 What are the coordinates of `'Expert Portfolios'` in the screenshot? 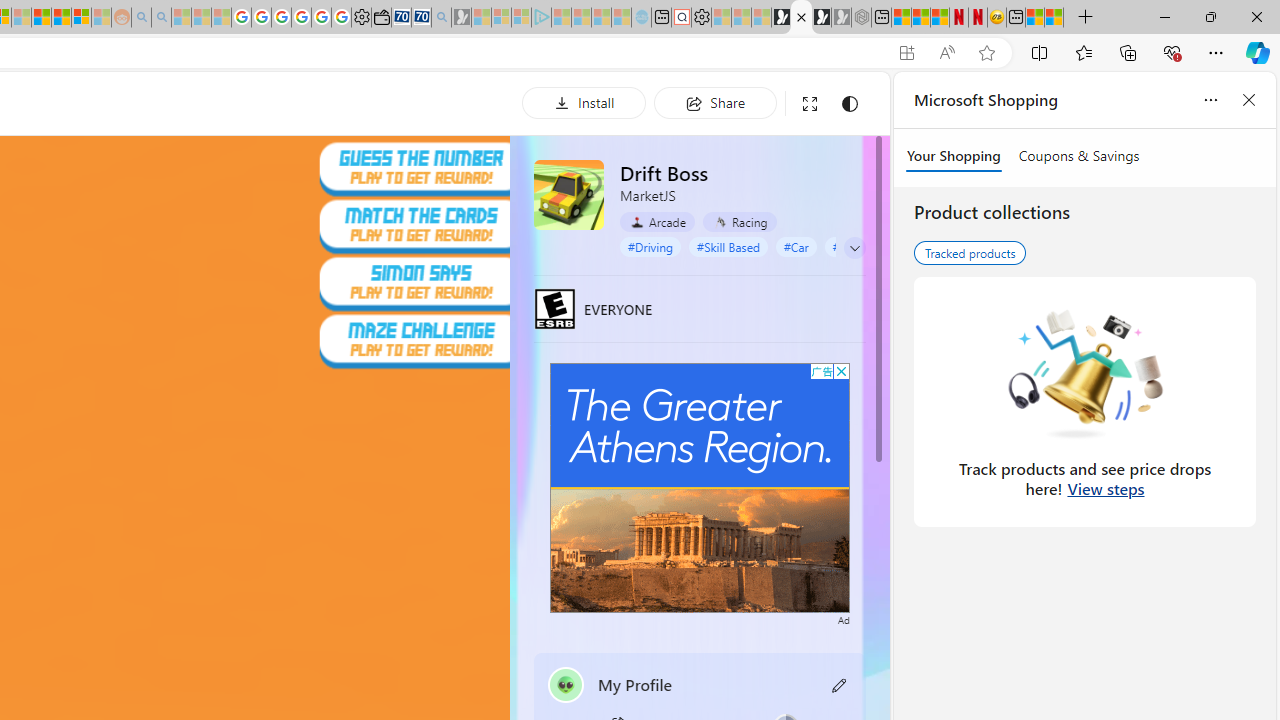 It's located at (41, 17).